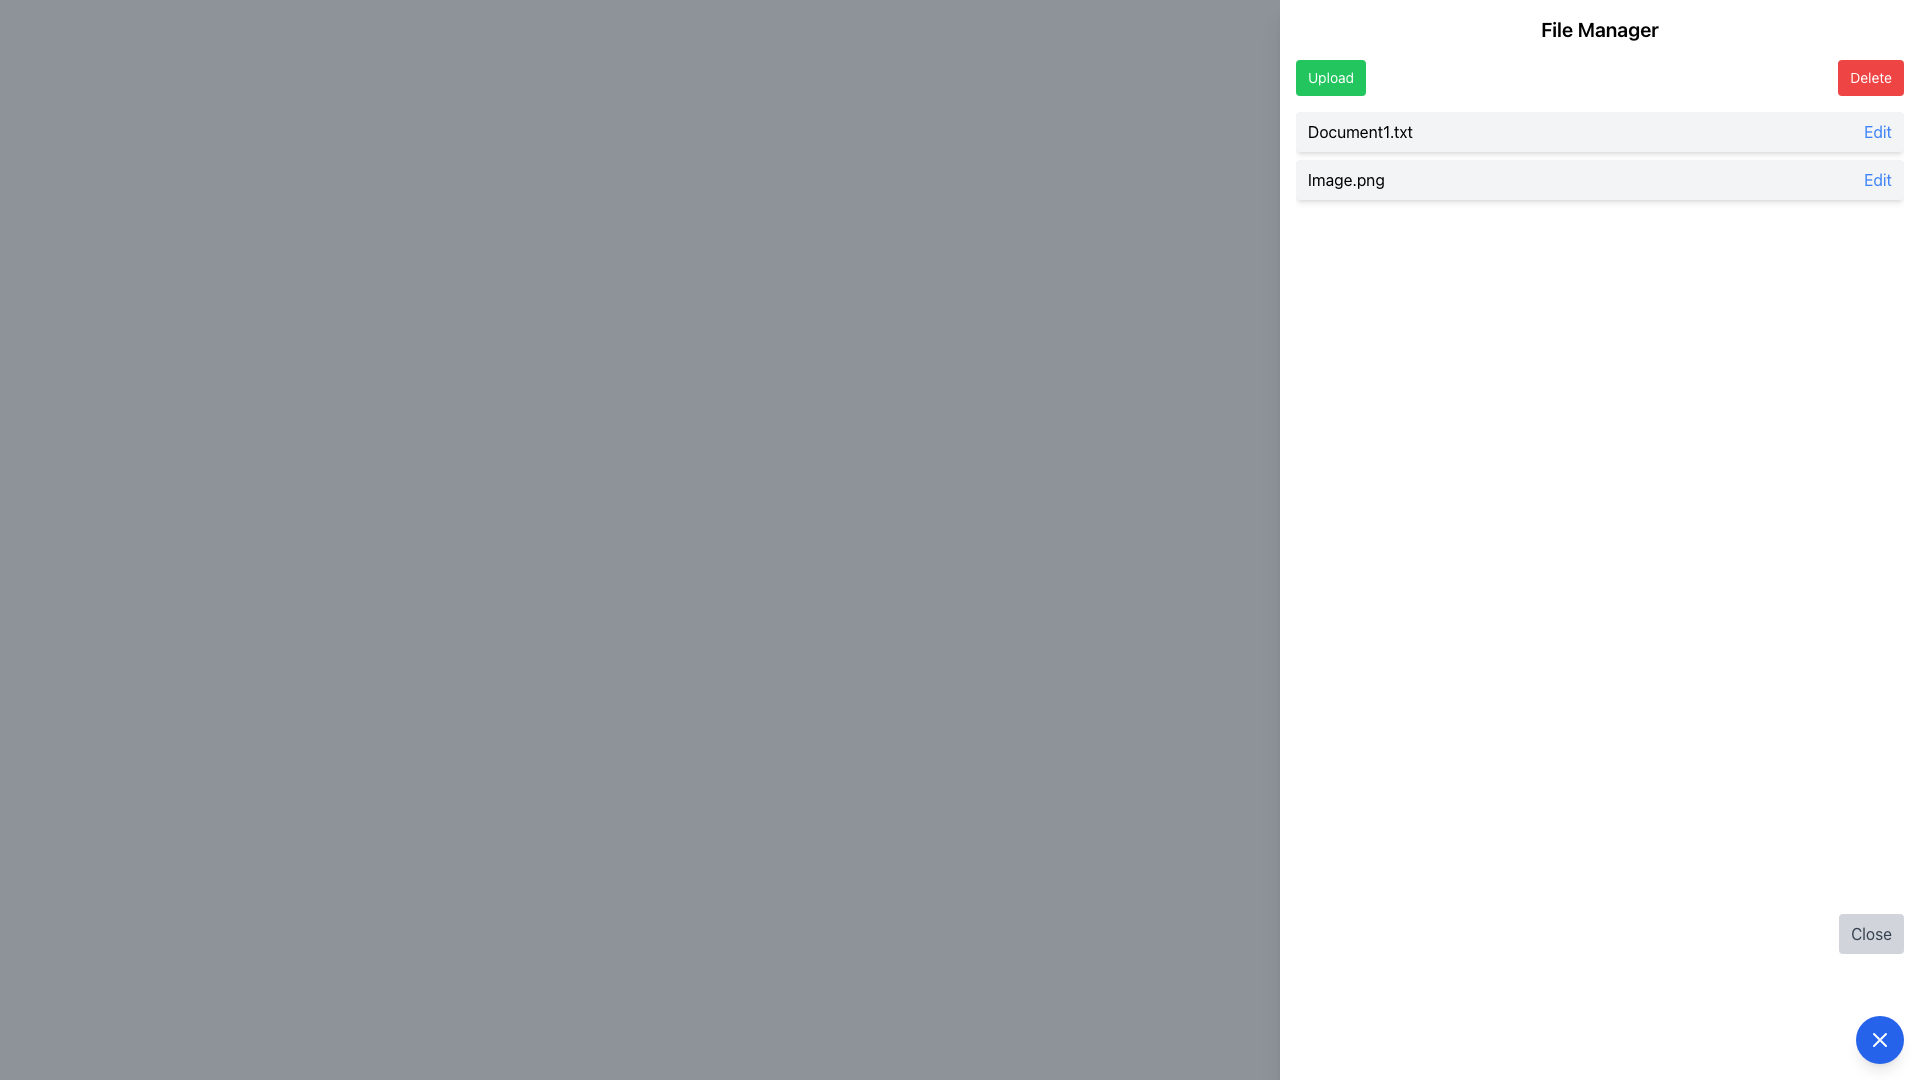  Describe the element at coordinates (1598, 933) in the screenshot. I see `the 'Close' button located at the bottom-right corner of the 'File Manager' panel` at that location.